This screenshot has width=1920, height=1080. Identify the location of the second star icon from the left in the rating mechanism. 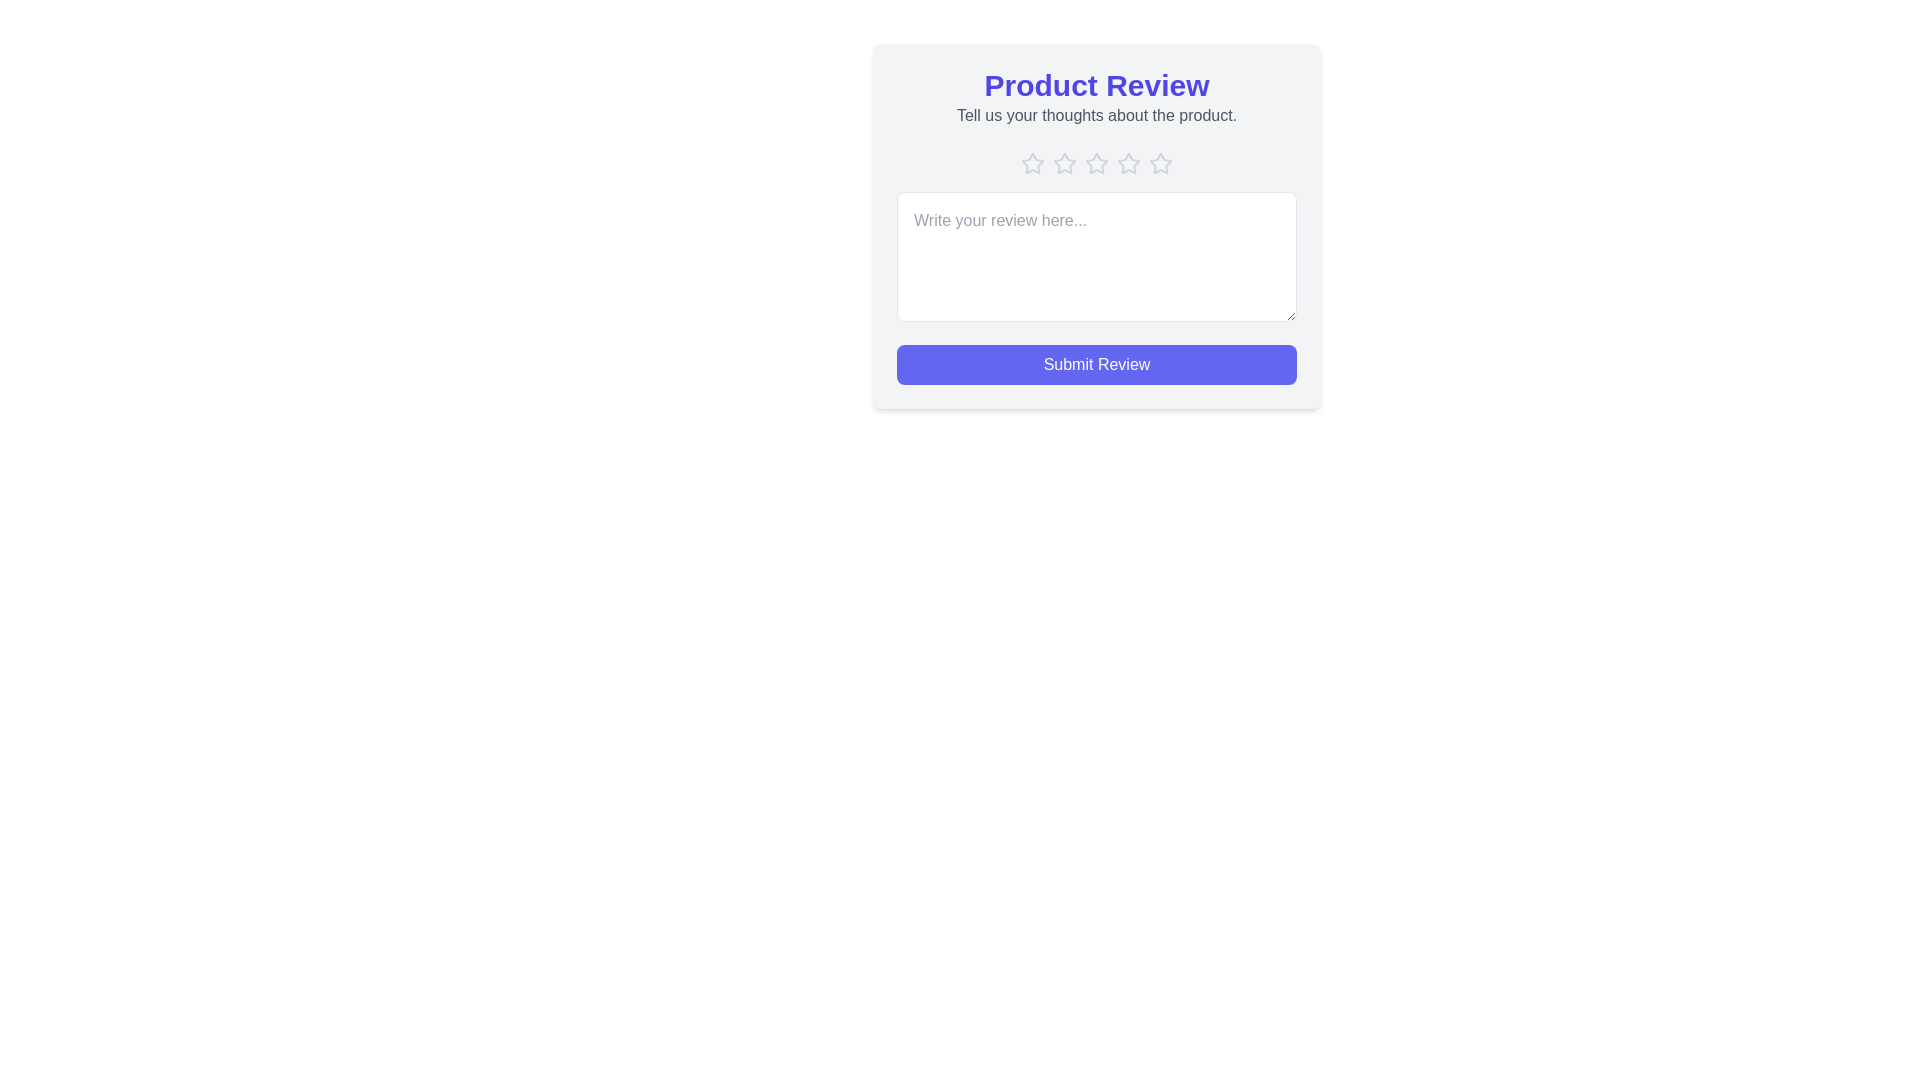
(1064, 162).